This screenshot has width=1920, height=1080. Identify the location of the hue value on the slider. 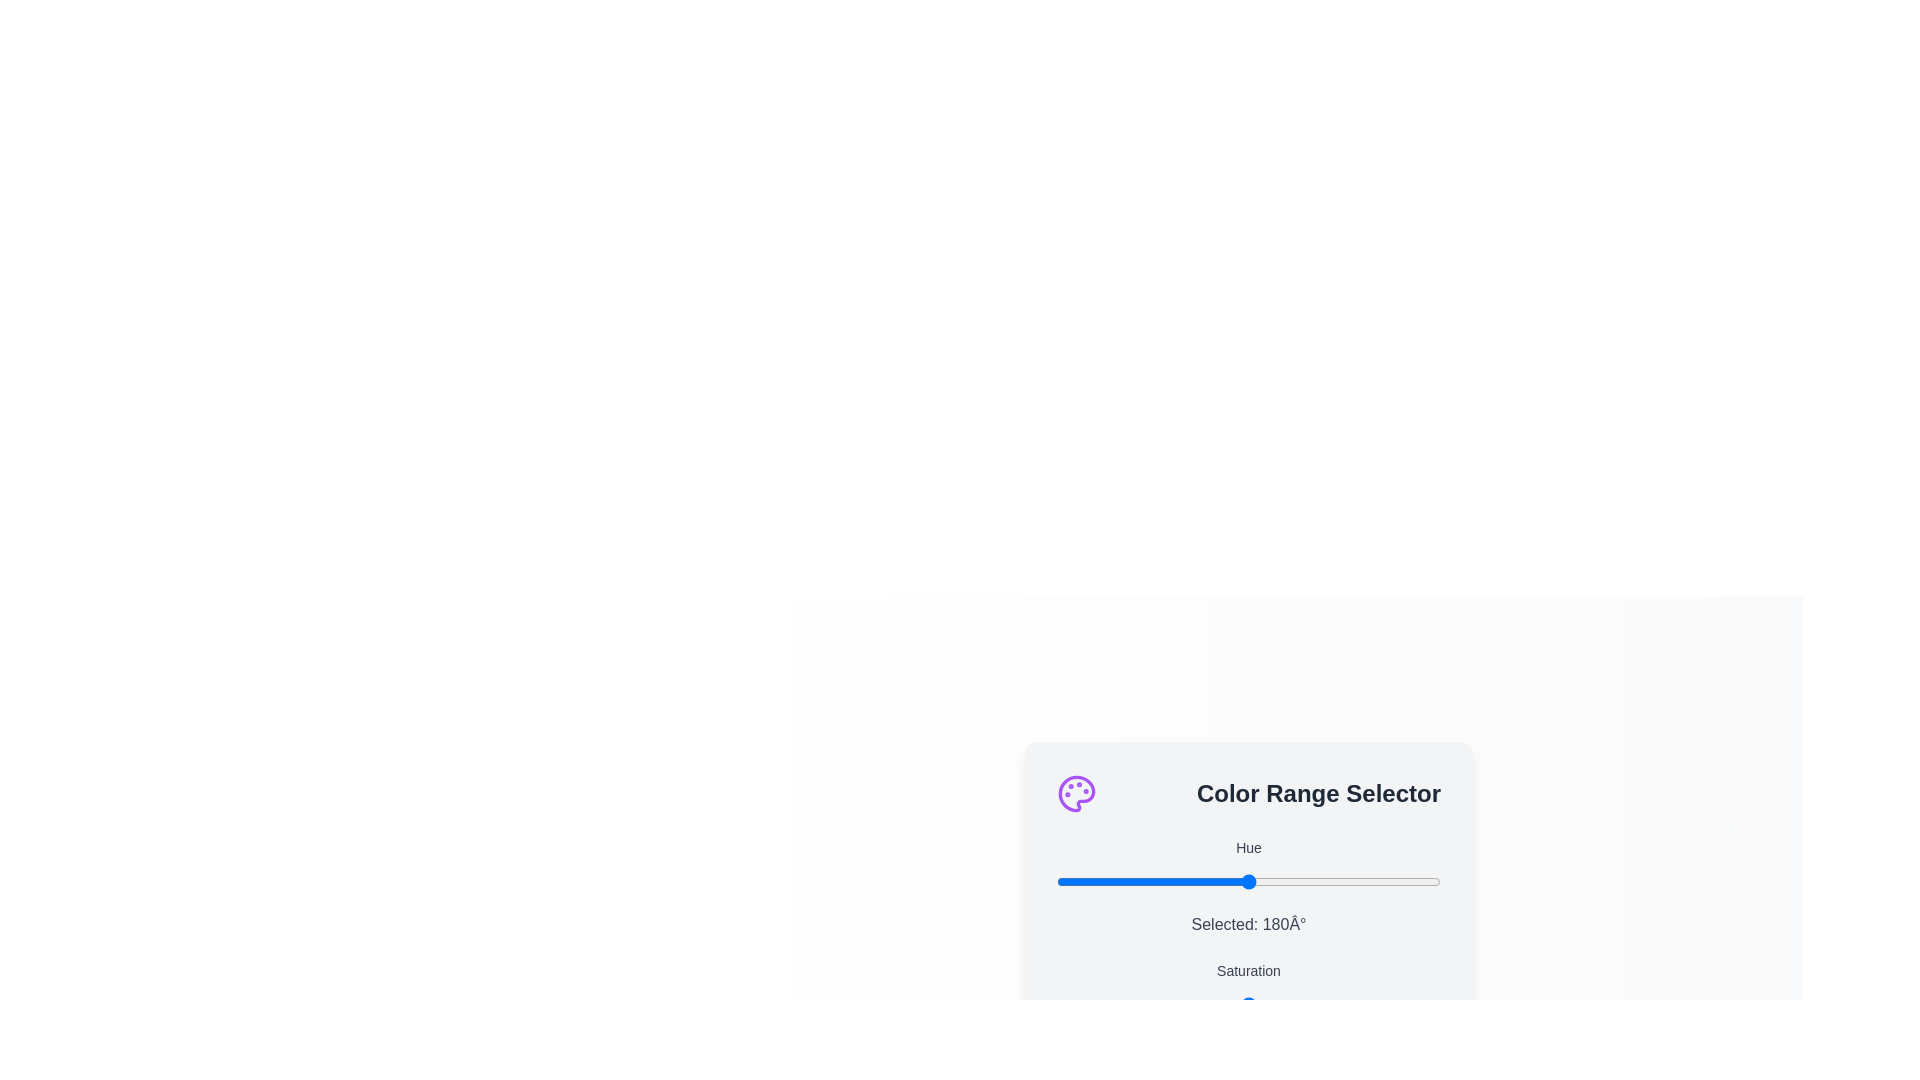
(1358, 880).